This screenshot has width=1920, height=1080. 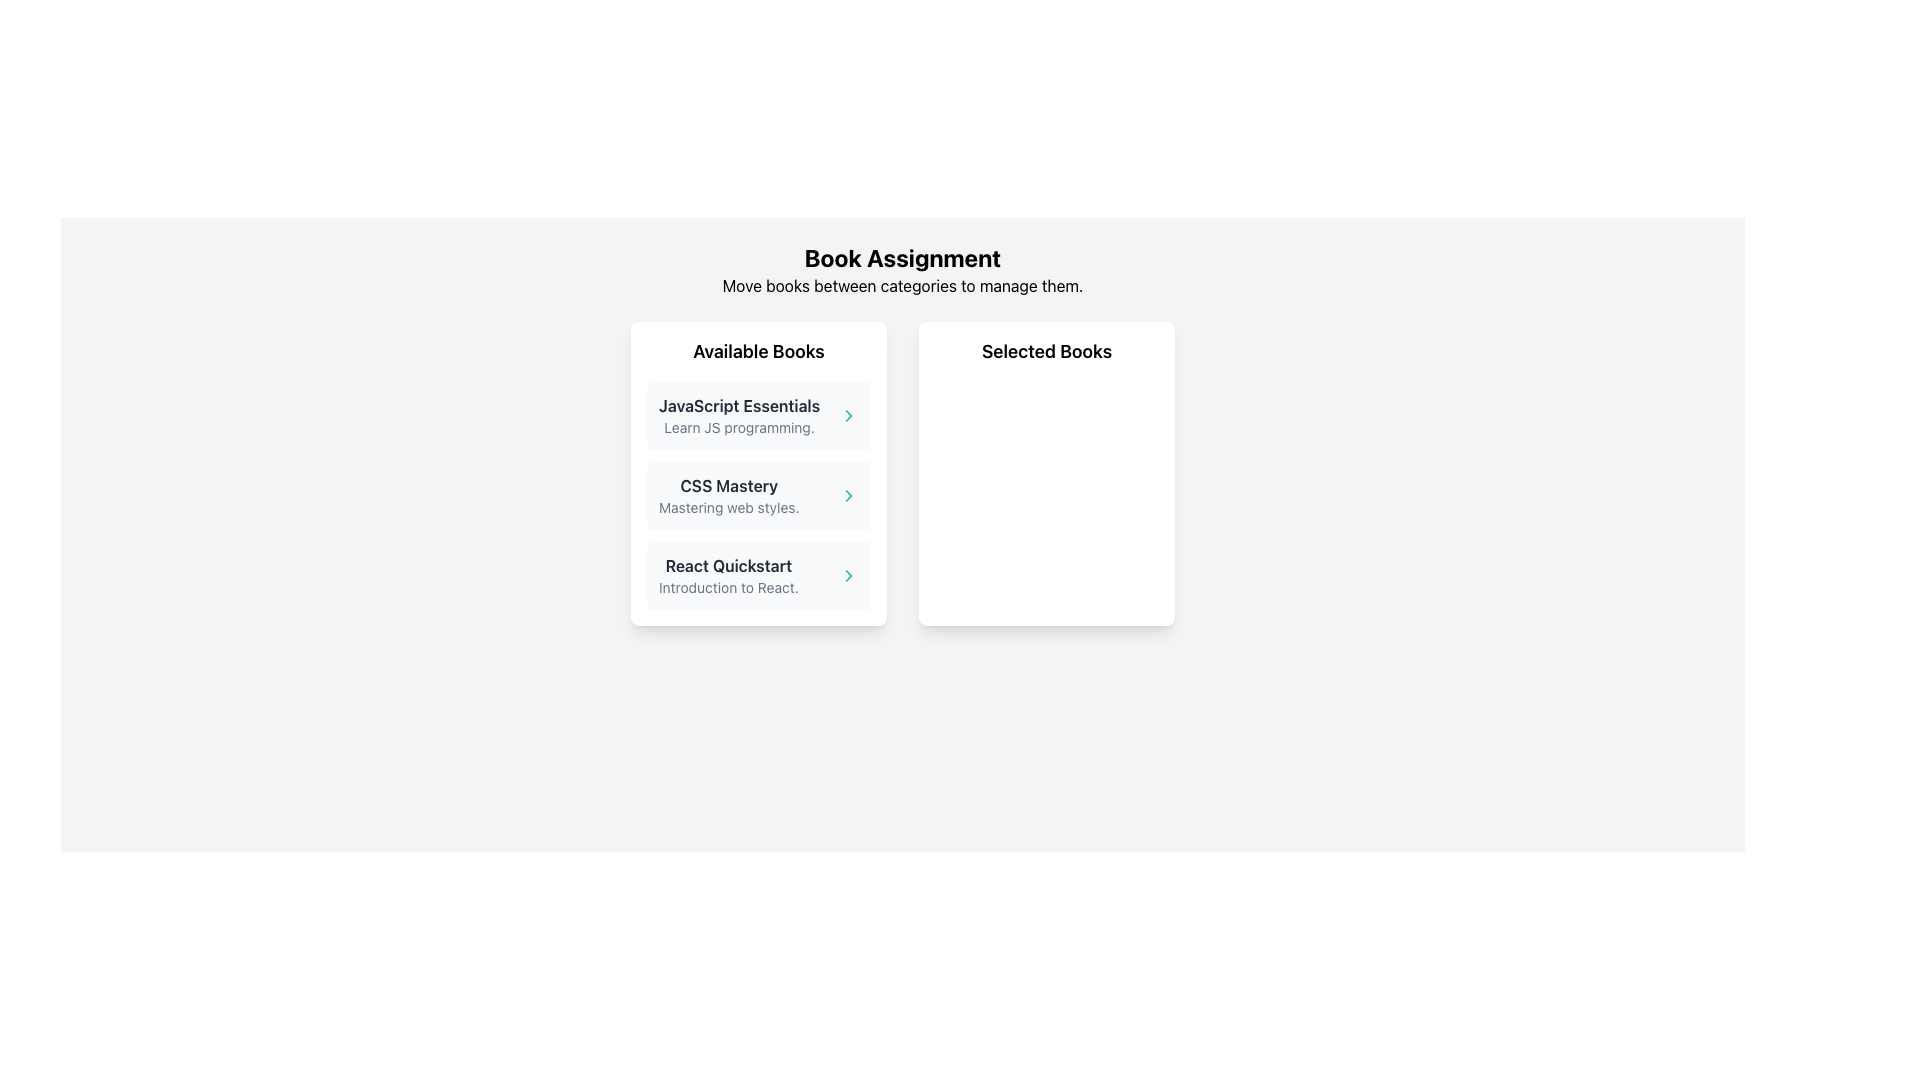 What do you see at coordinates (727, 575) in the screenshot?
I see `text from the label of the book titled 'React Quickstart' located in the 'Available Books' column, which is positioned below 'CSS Mastery.'` at bounding box center [727, 575].